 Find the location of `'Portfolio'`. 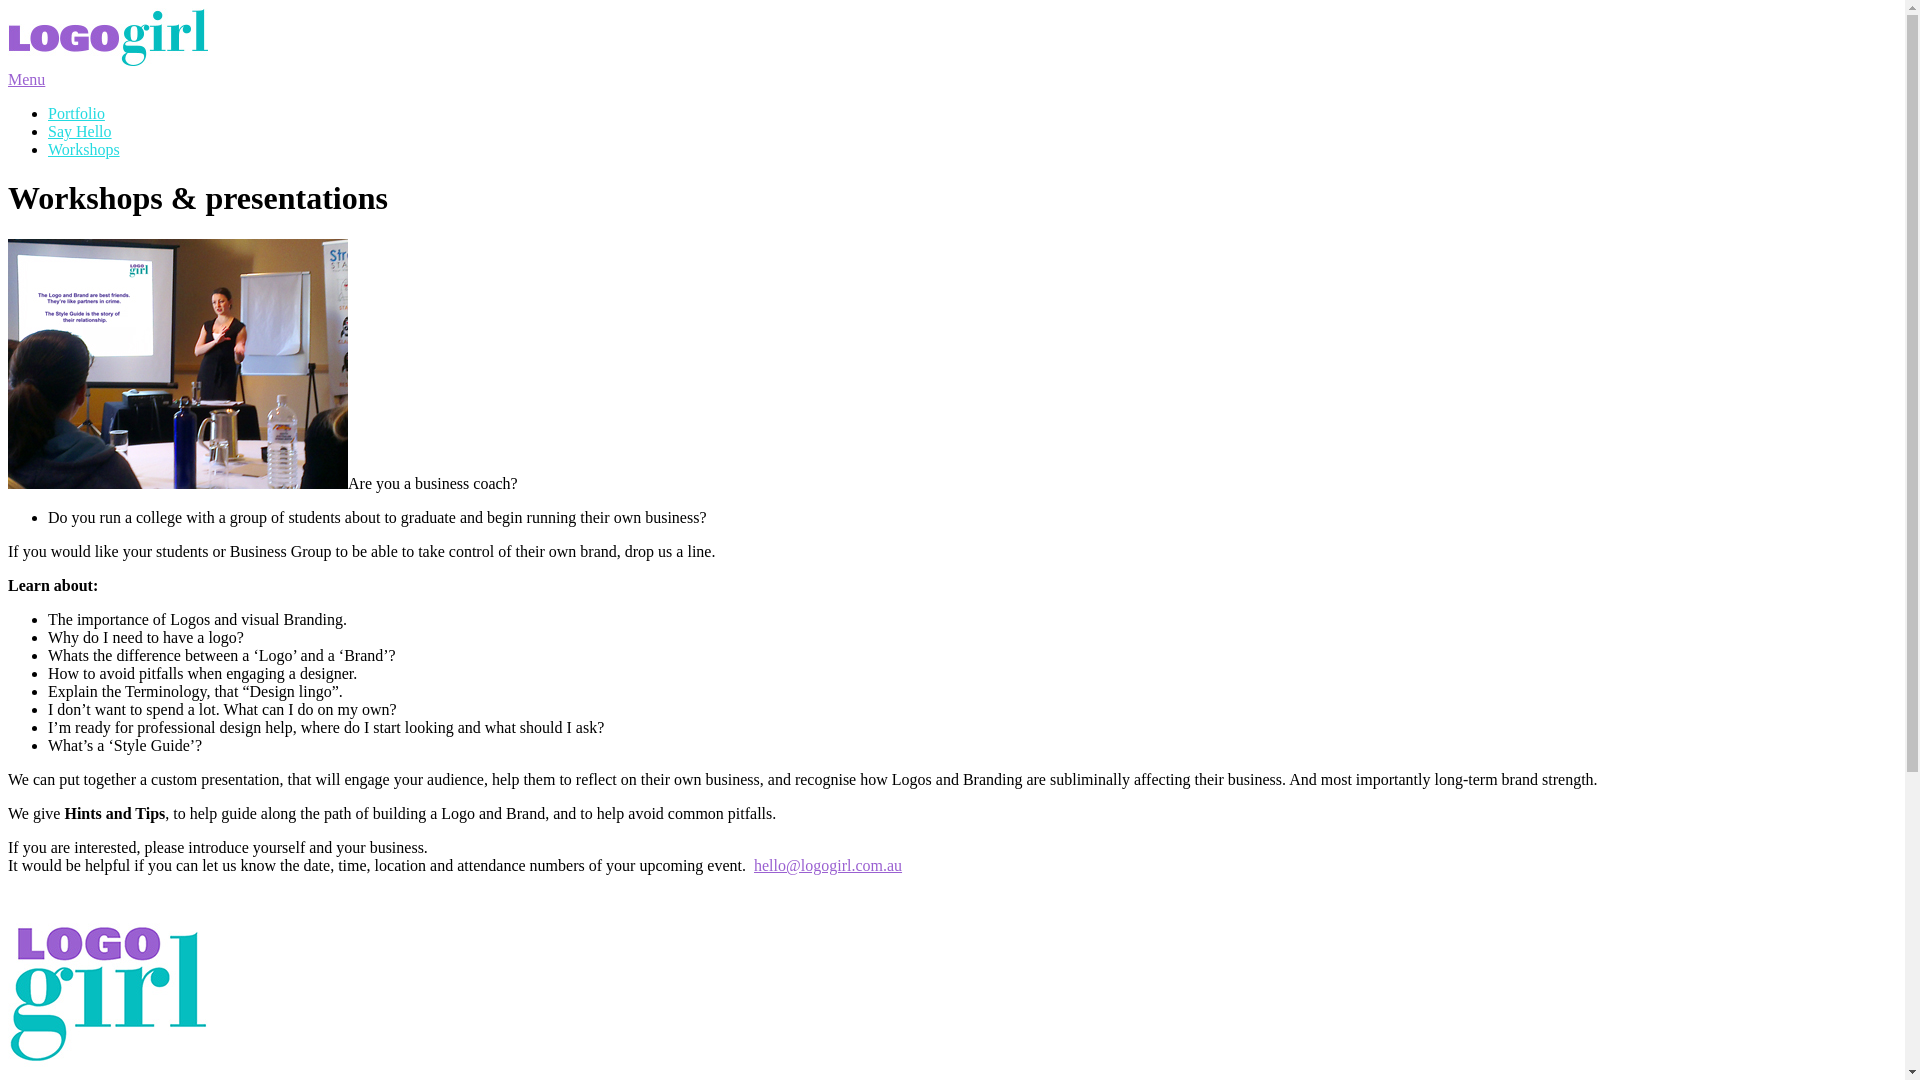

'Portfolio' is located at coordinates (76, 113).